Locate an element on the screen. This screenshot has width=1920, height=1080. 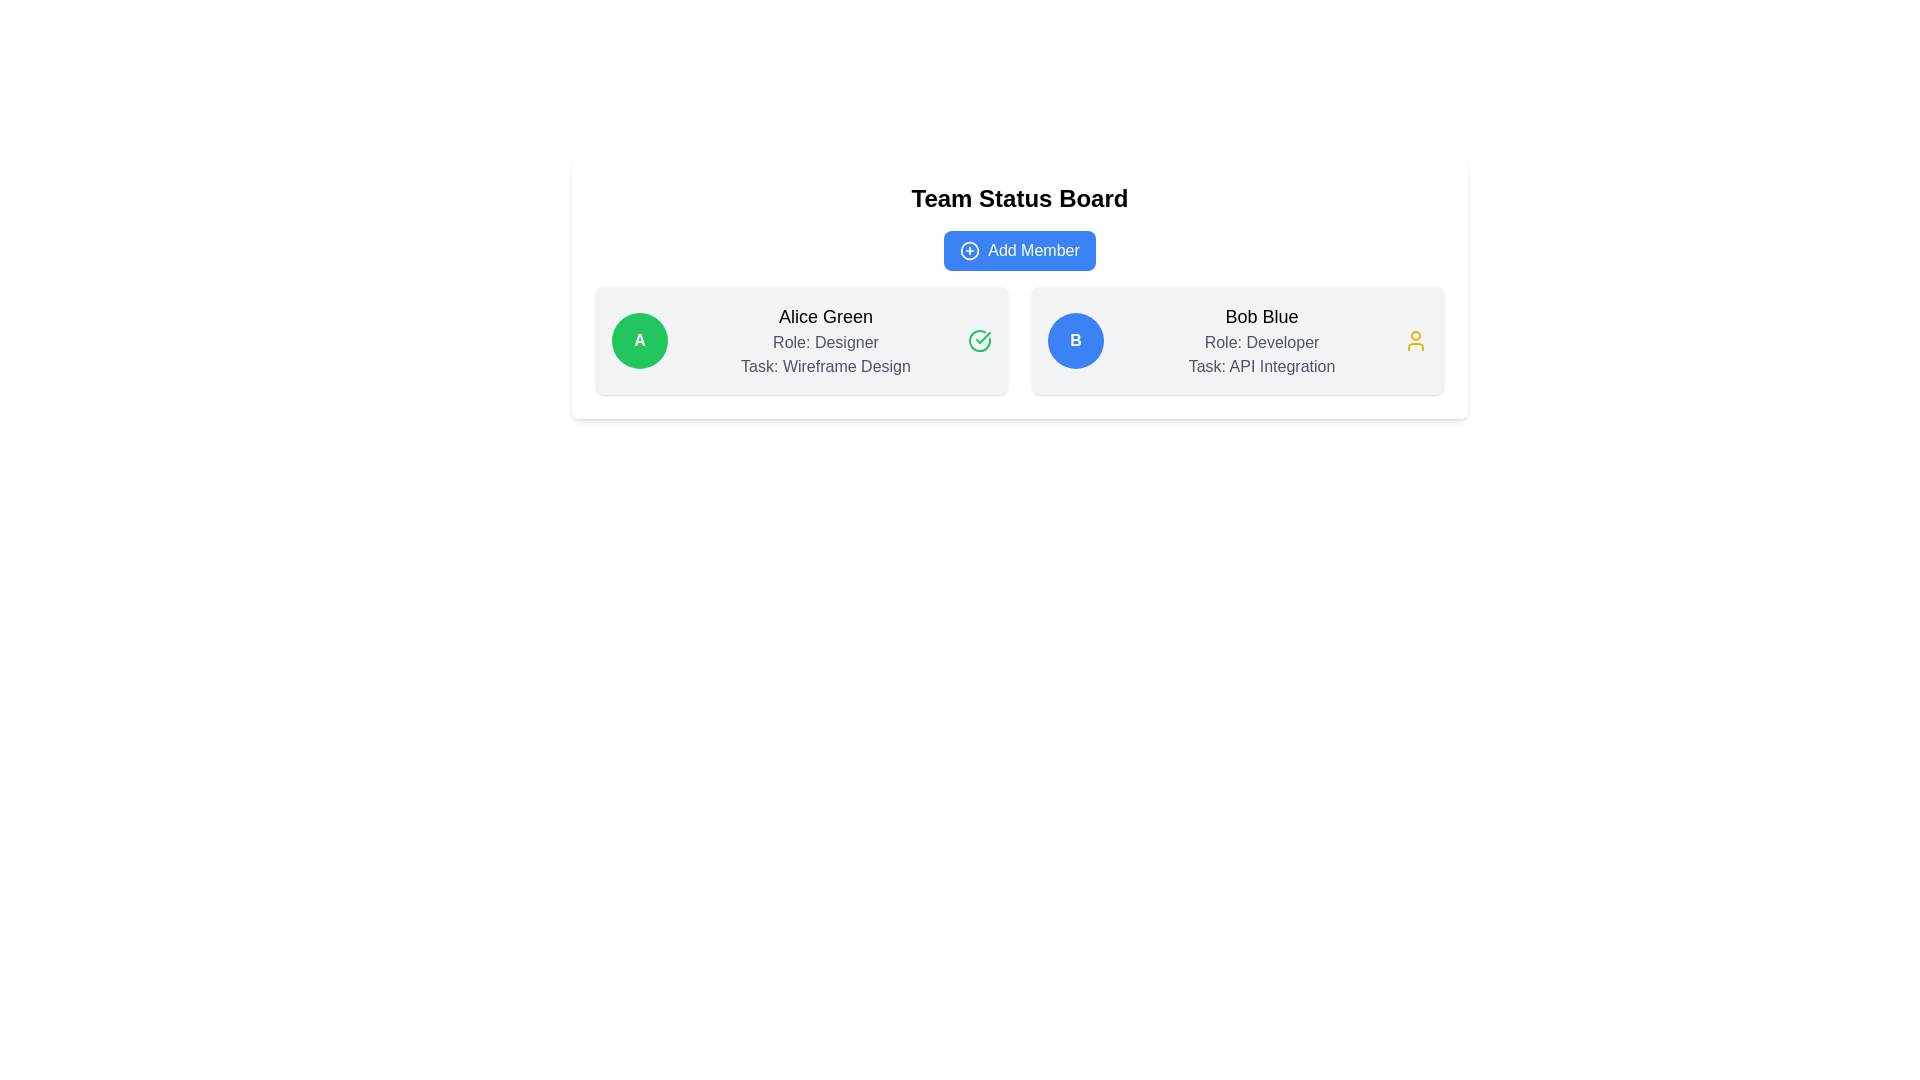
the button that allows users to add new members to the current team, located below the 'Team Status Board' heading is located at coordinates (1019, 249).